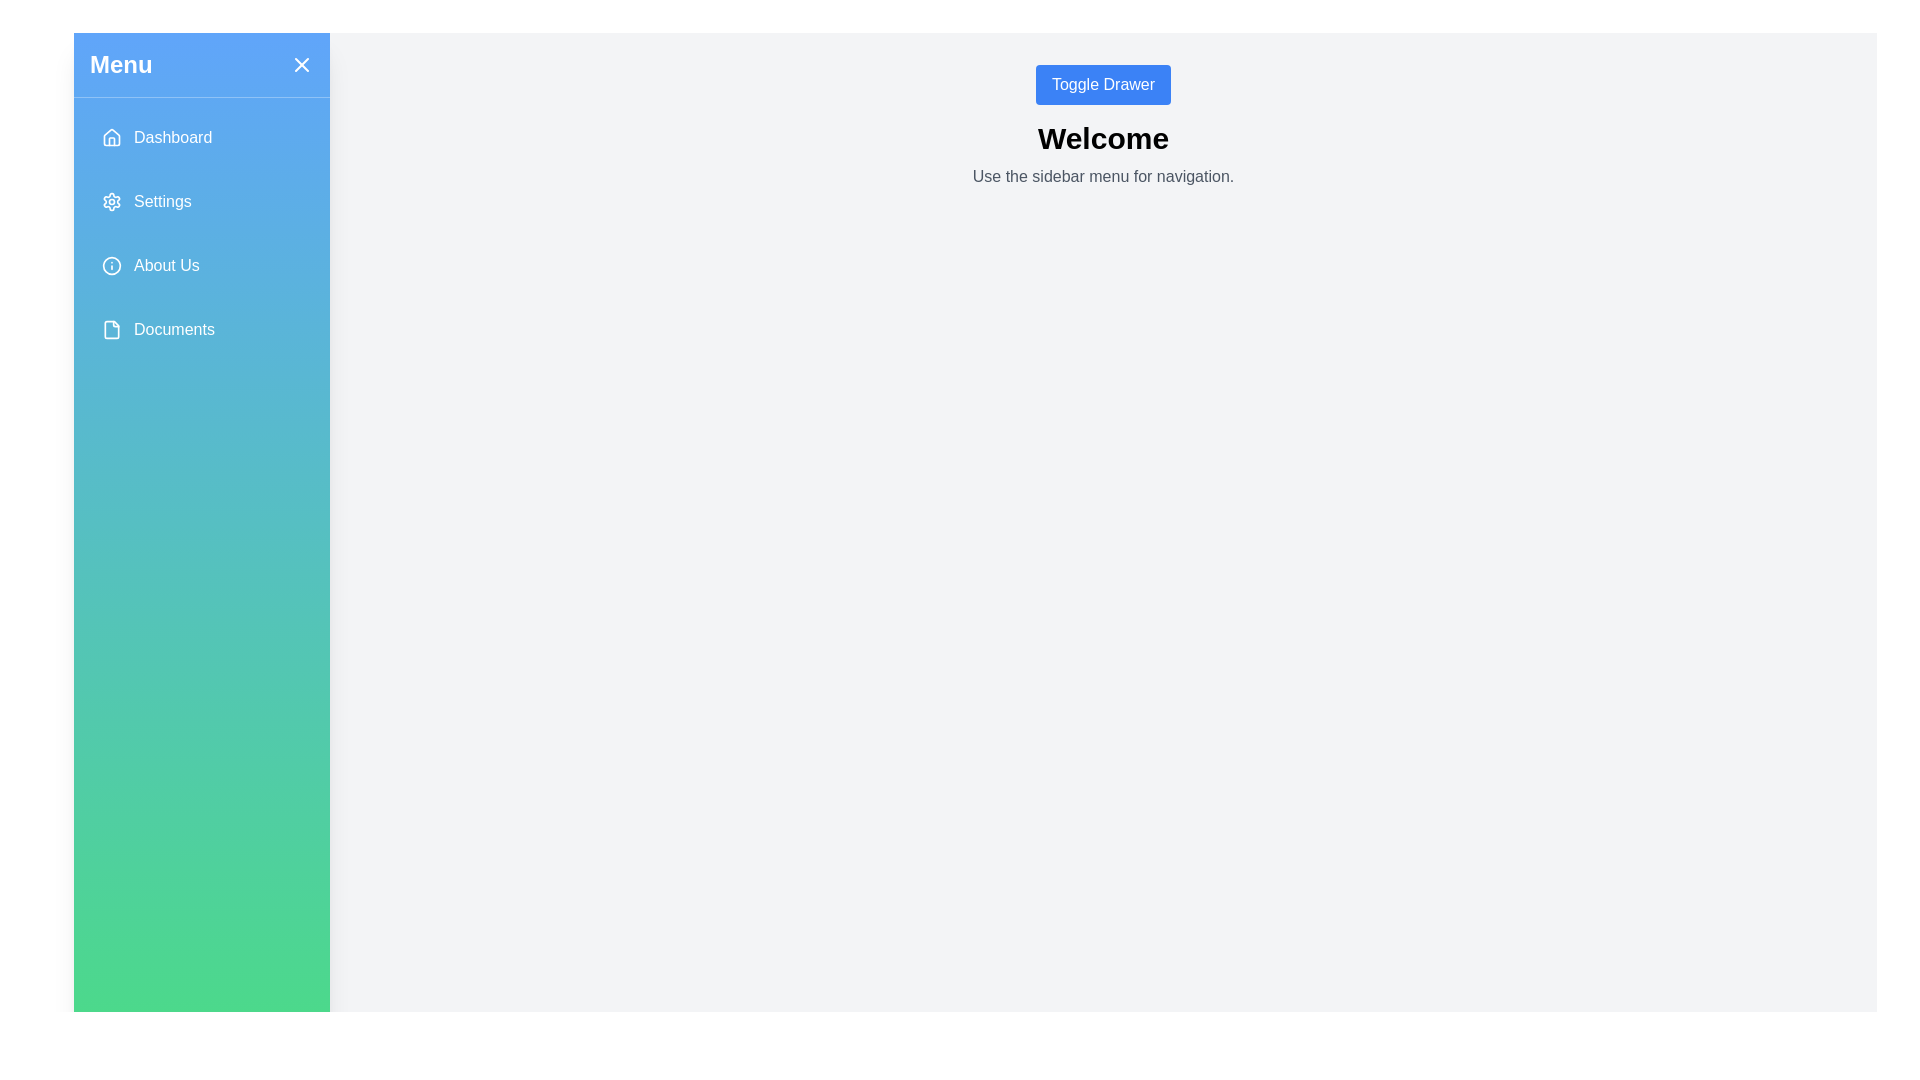  What do you see at coordinates (201, 265) in the screenshot?
I see `the menu item About Us from the drawer menu` at bounding box center [201, 265].